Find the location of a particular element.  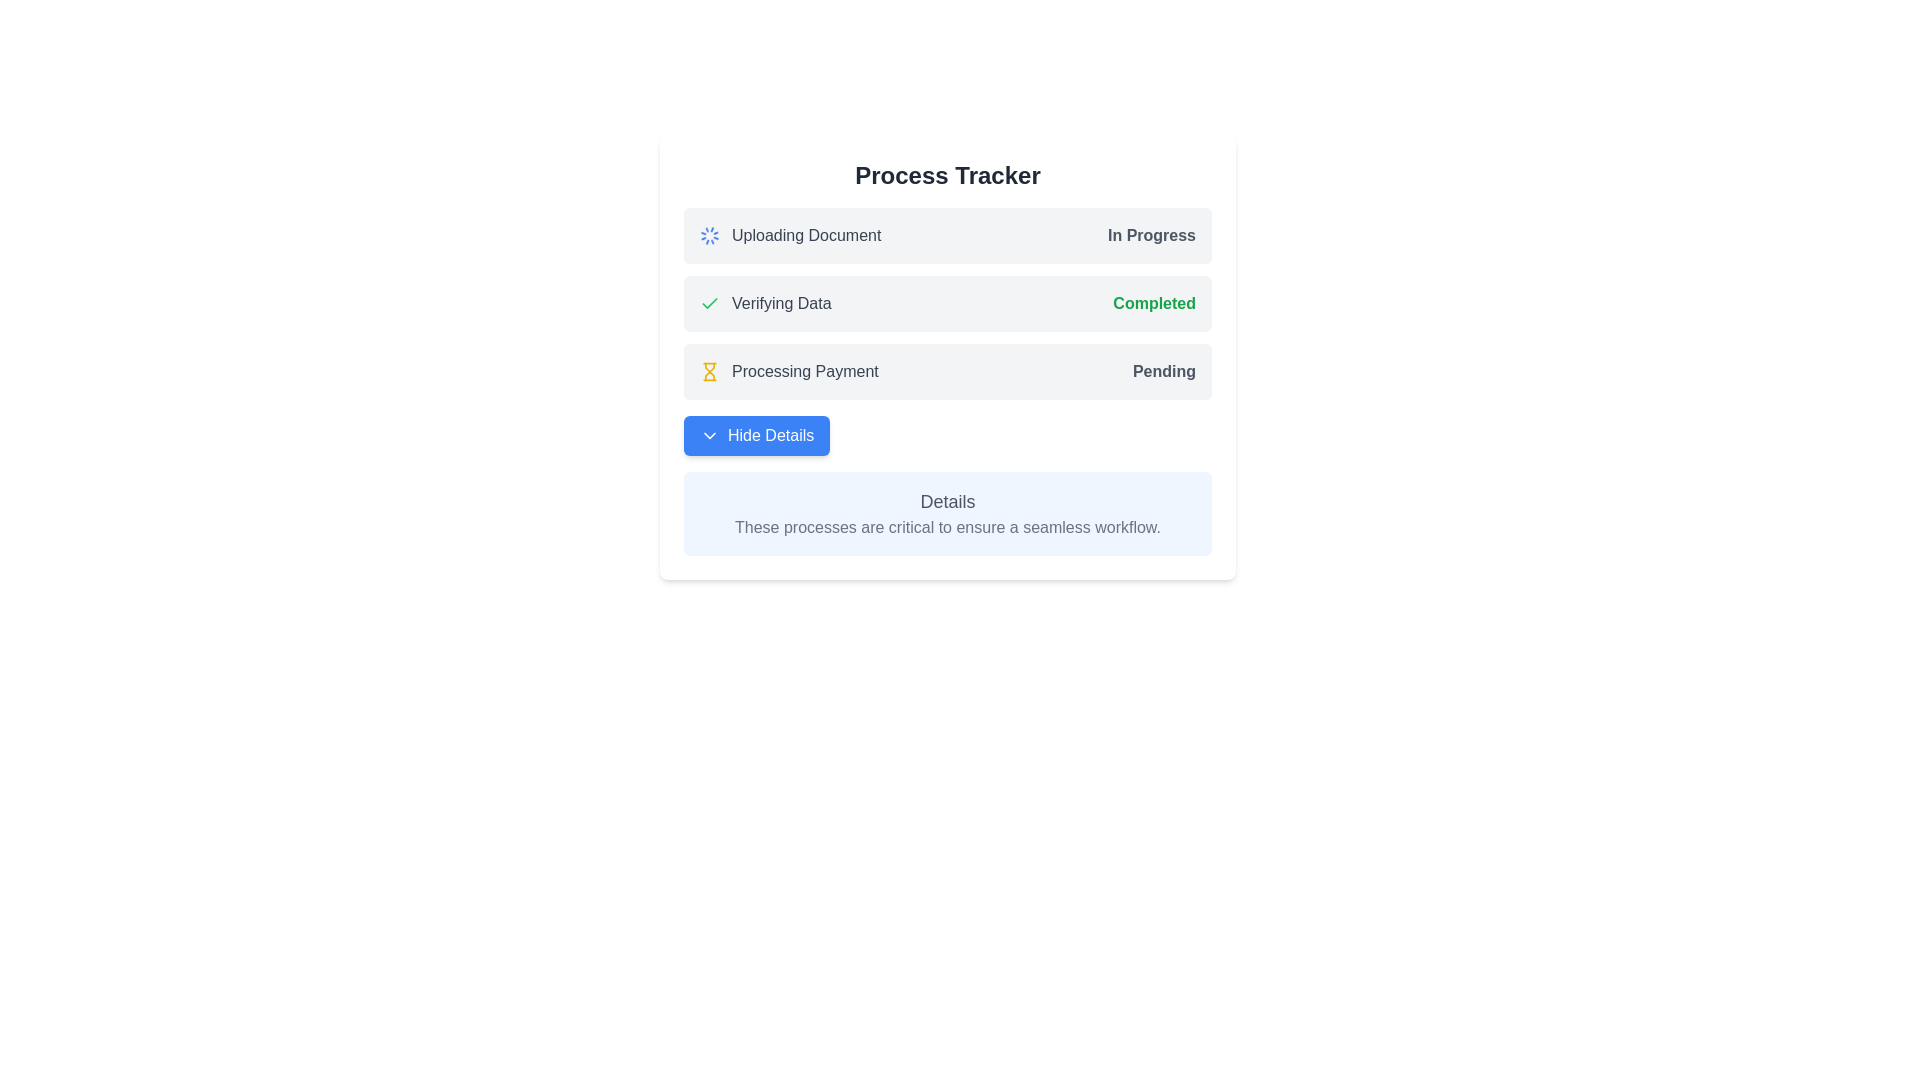

the circular spinning loader icon, which is located at the leftmost side of the 'Uploading Document' row in the process tracker interface is located at coordinates (710, 234).